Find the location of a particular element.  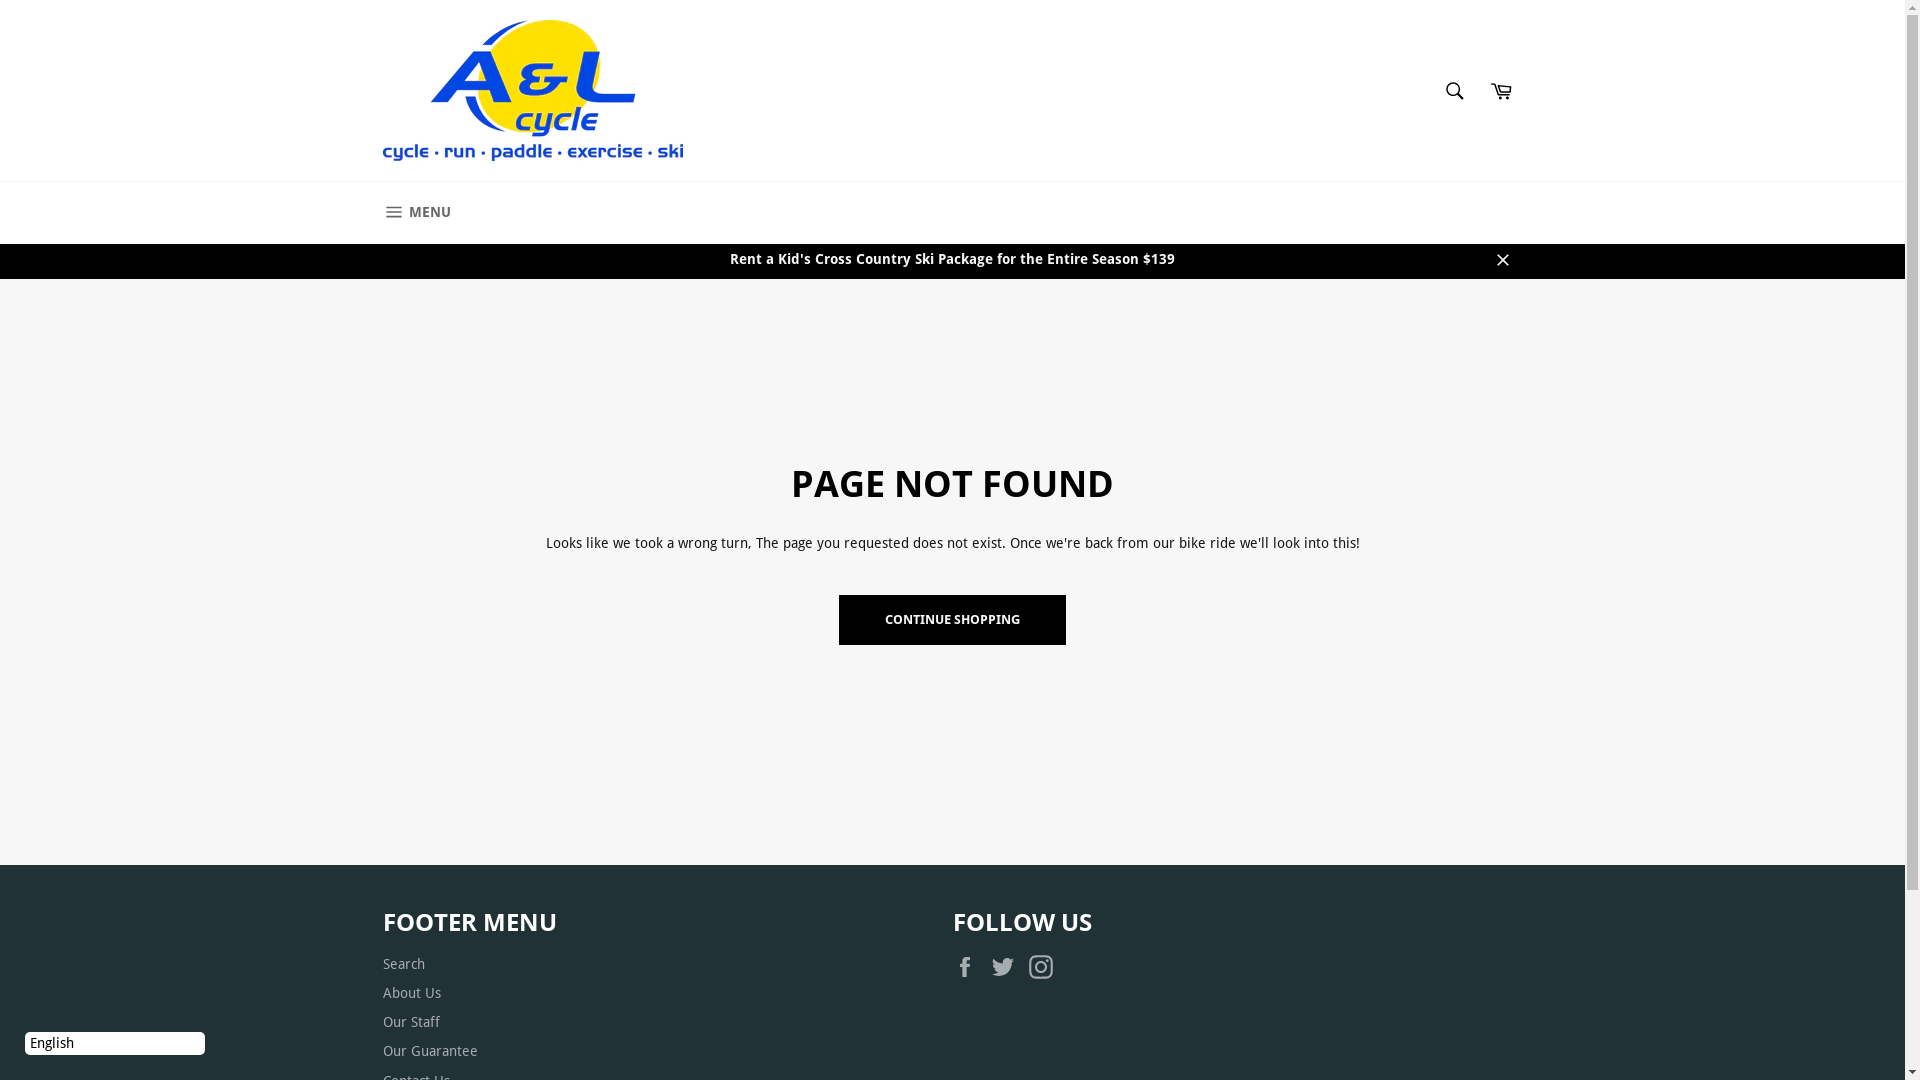

'Twitter' is located at coordinates (1007, 966).